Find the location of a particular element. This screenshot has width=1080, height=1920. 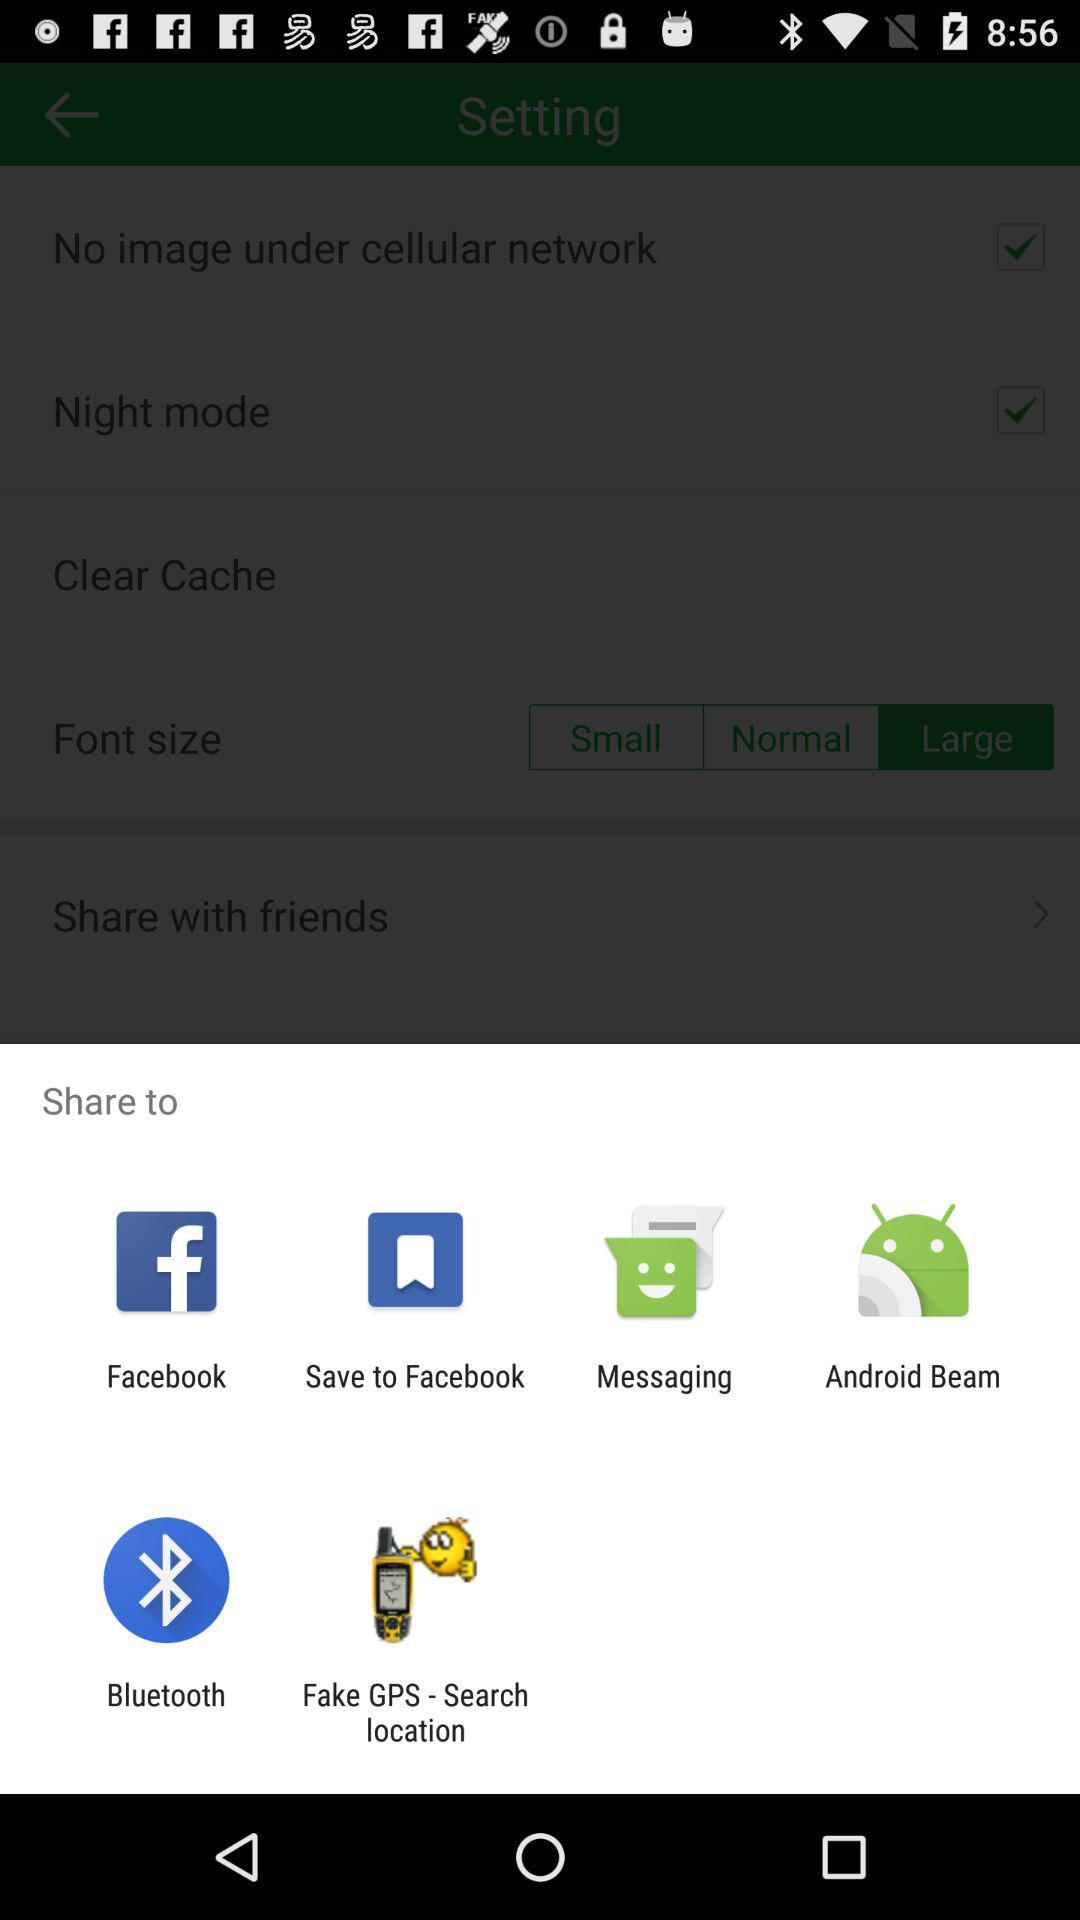

the bluetooth item is located at coordinates (165, 1711).